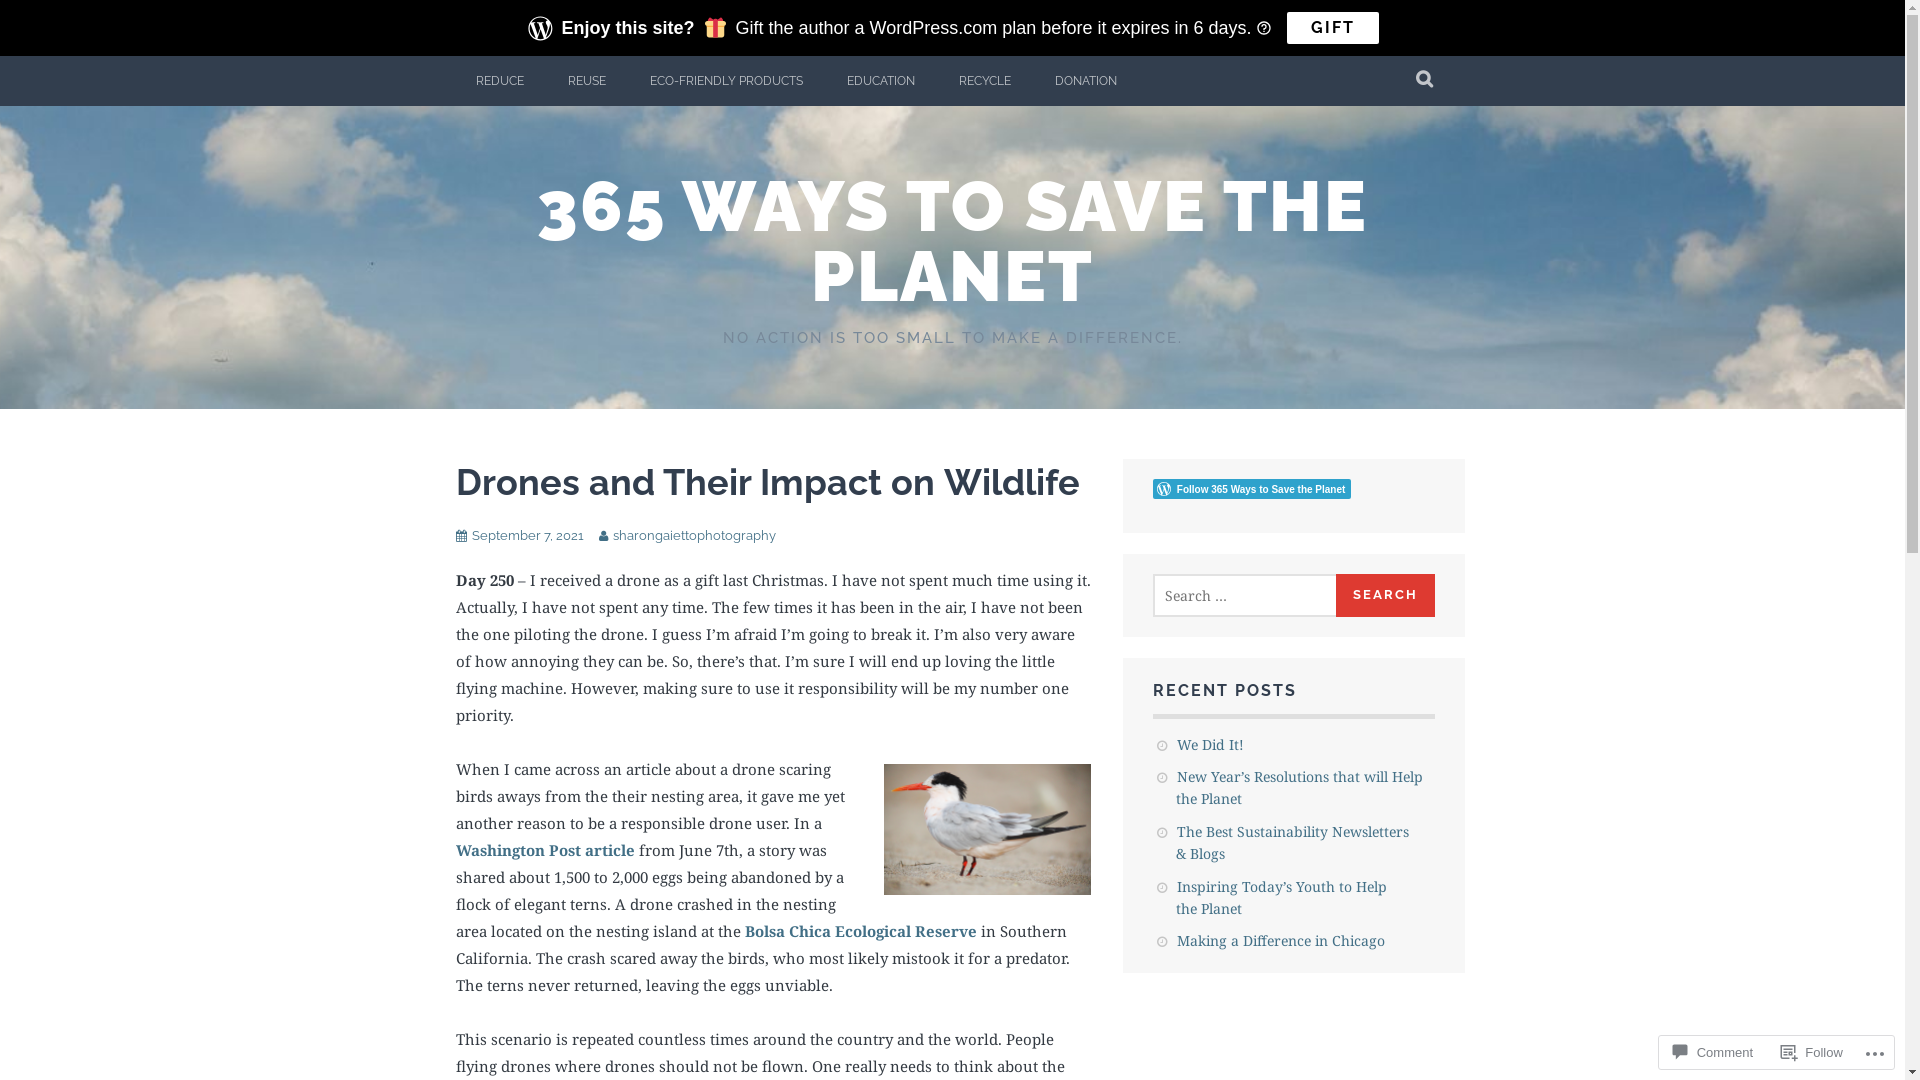 The width and height of the screenshot is (1920, 1080). What do you see at coordinates (1333, 27) in the screenshot?
I see `'GIFT'` at bounding box center [1333, 27].